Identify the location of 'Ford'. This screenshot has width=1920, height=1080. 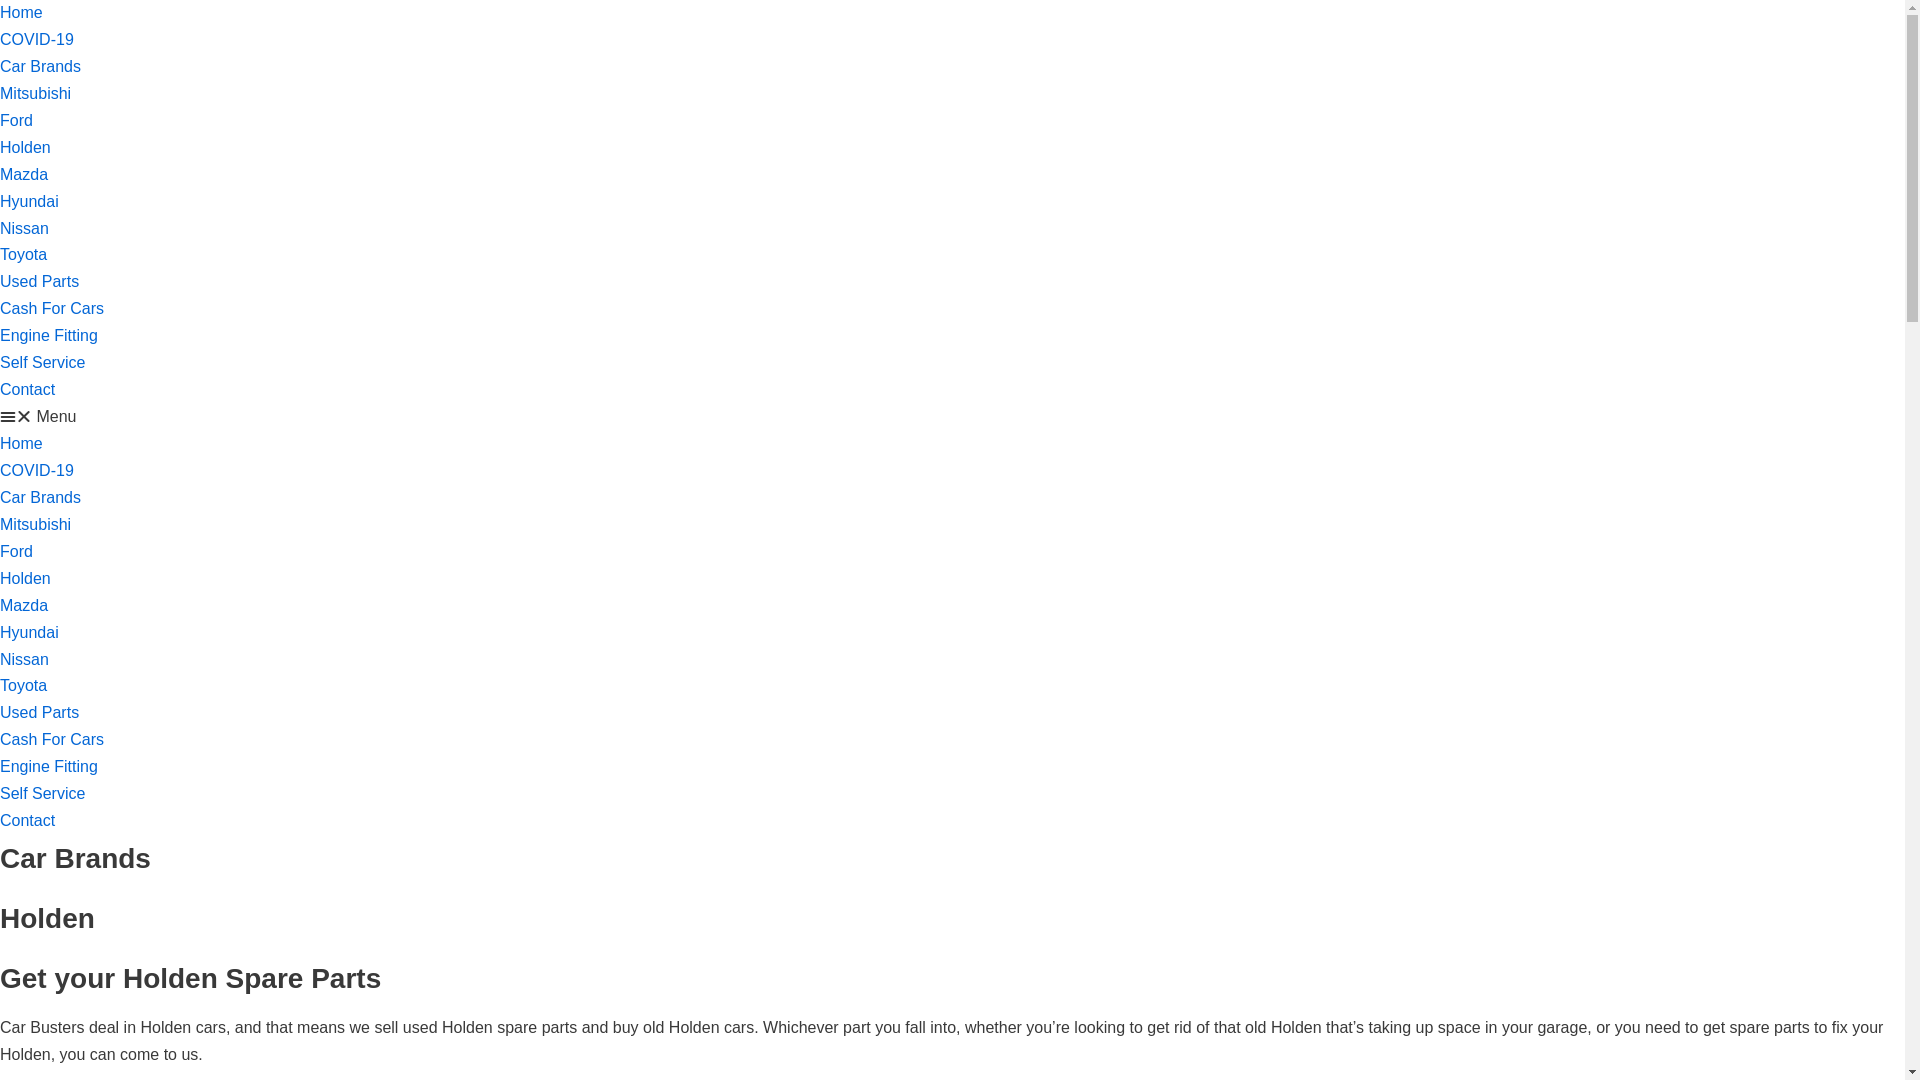
(0, 551).